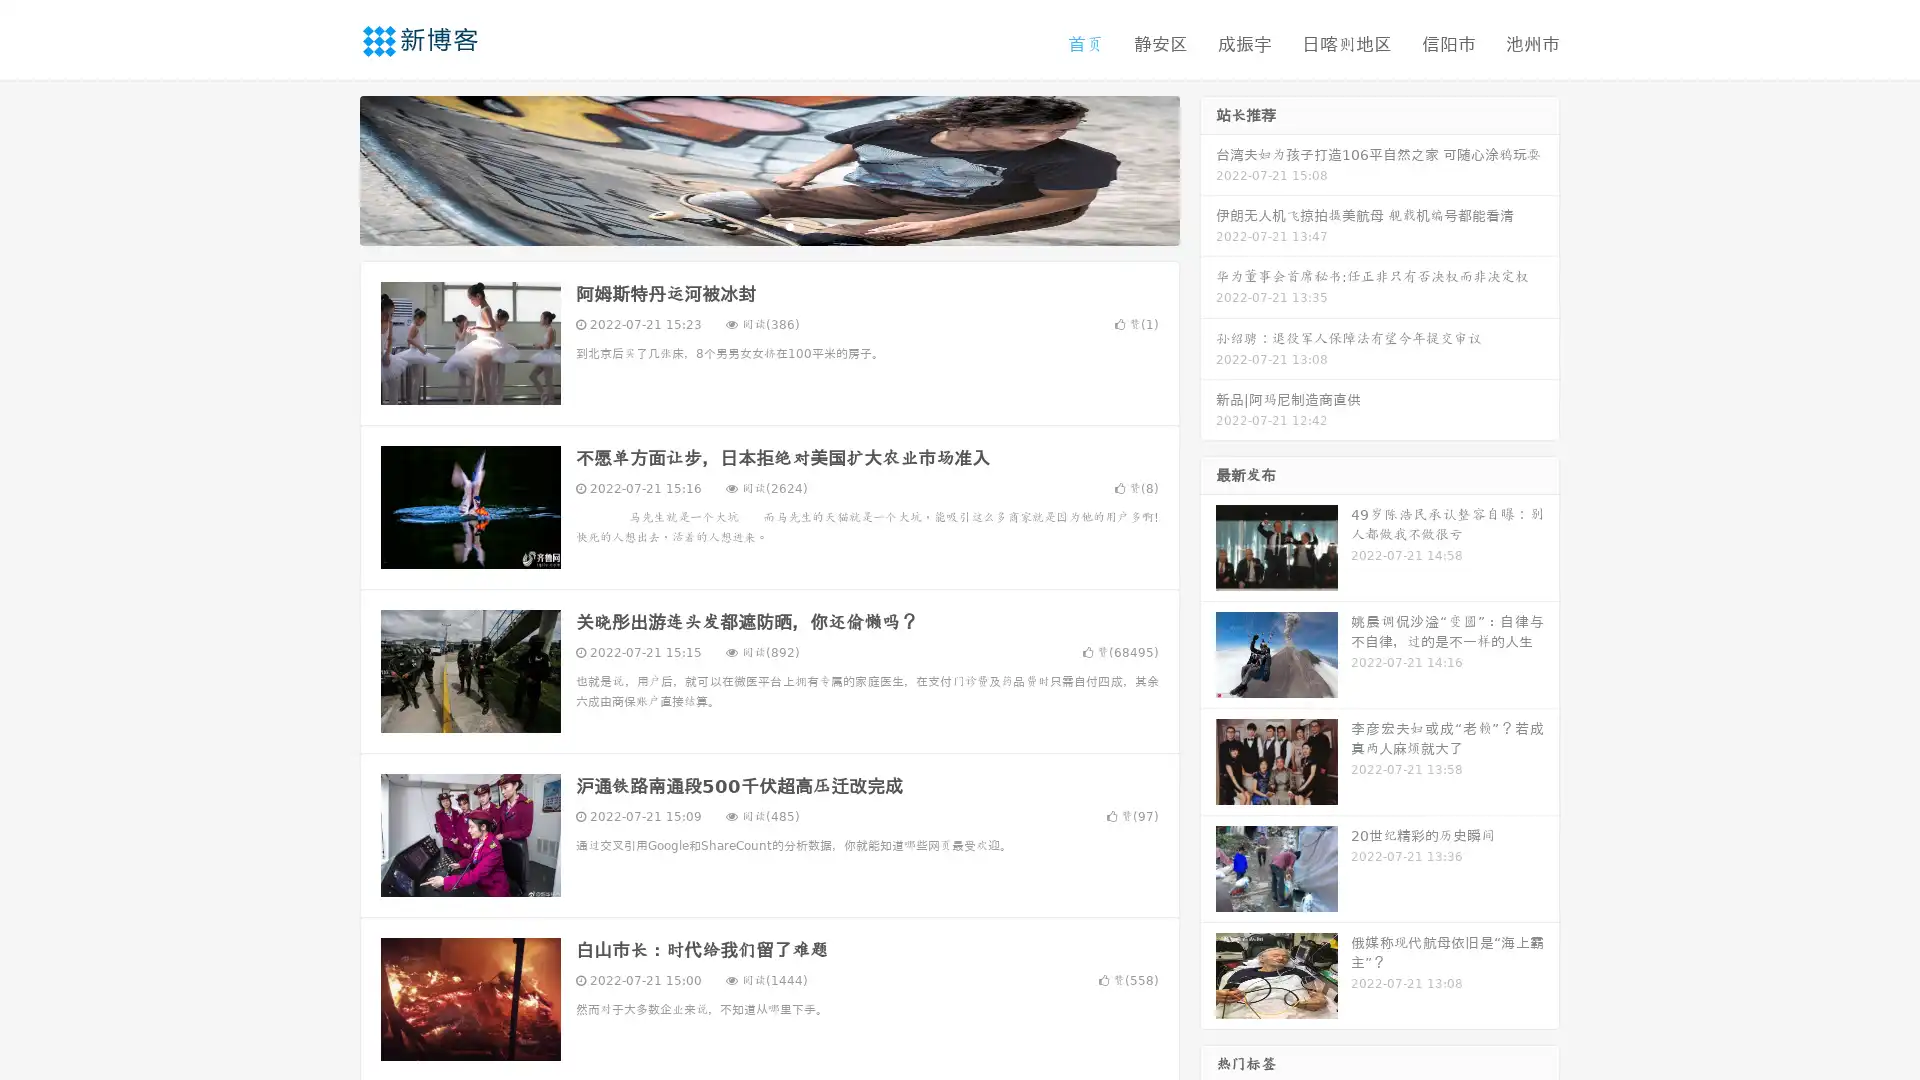 Image resolution: width=1920 pixels, height=1080 pixels. What do you see at coordinates (748, 225) in the screenshot?
I see `Go to slide 1` at bounding box center [748, 225].